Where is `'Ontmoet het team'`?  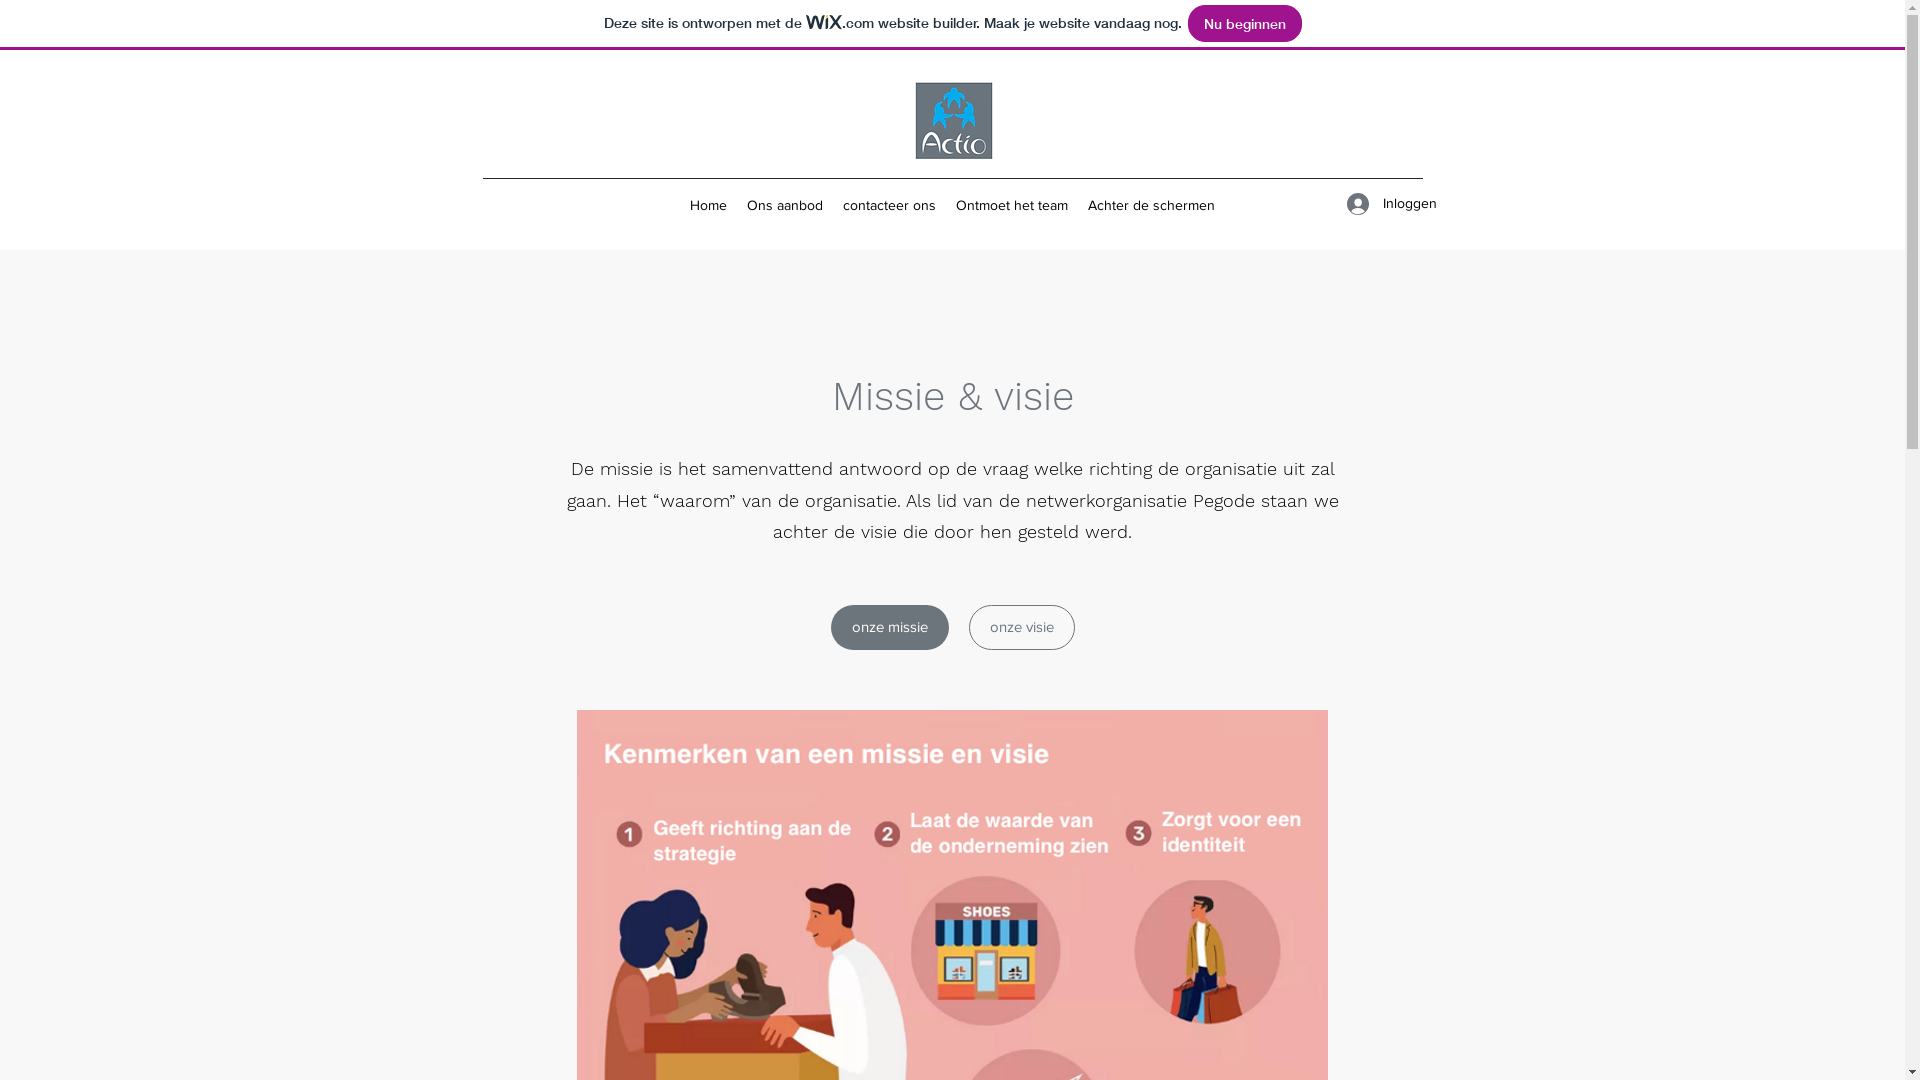
'Ontmoet het team' is located at coordinates (1012, 204).